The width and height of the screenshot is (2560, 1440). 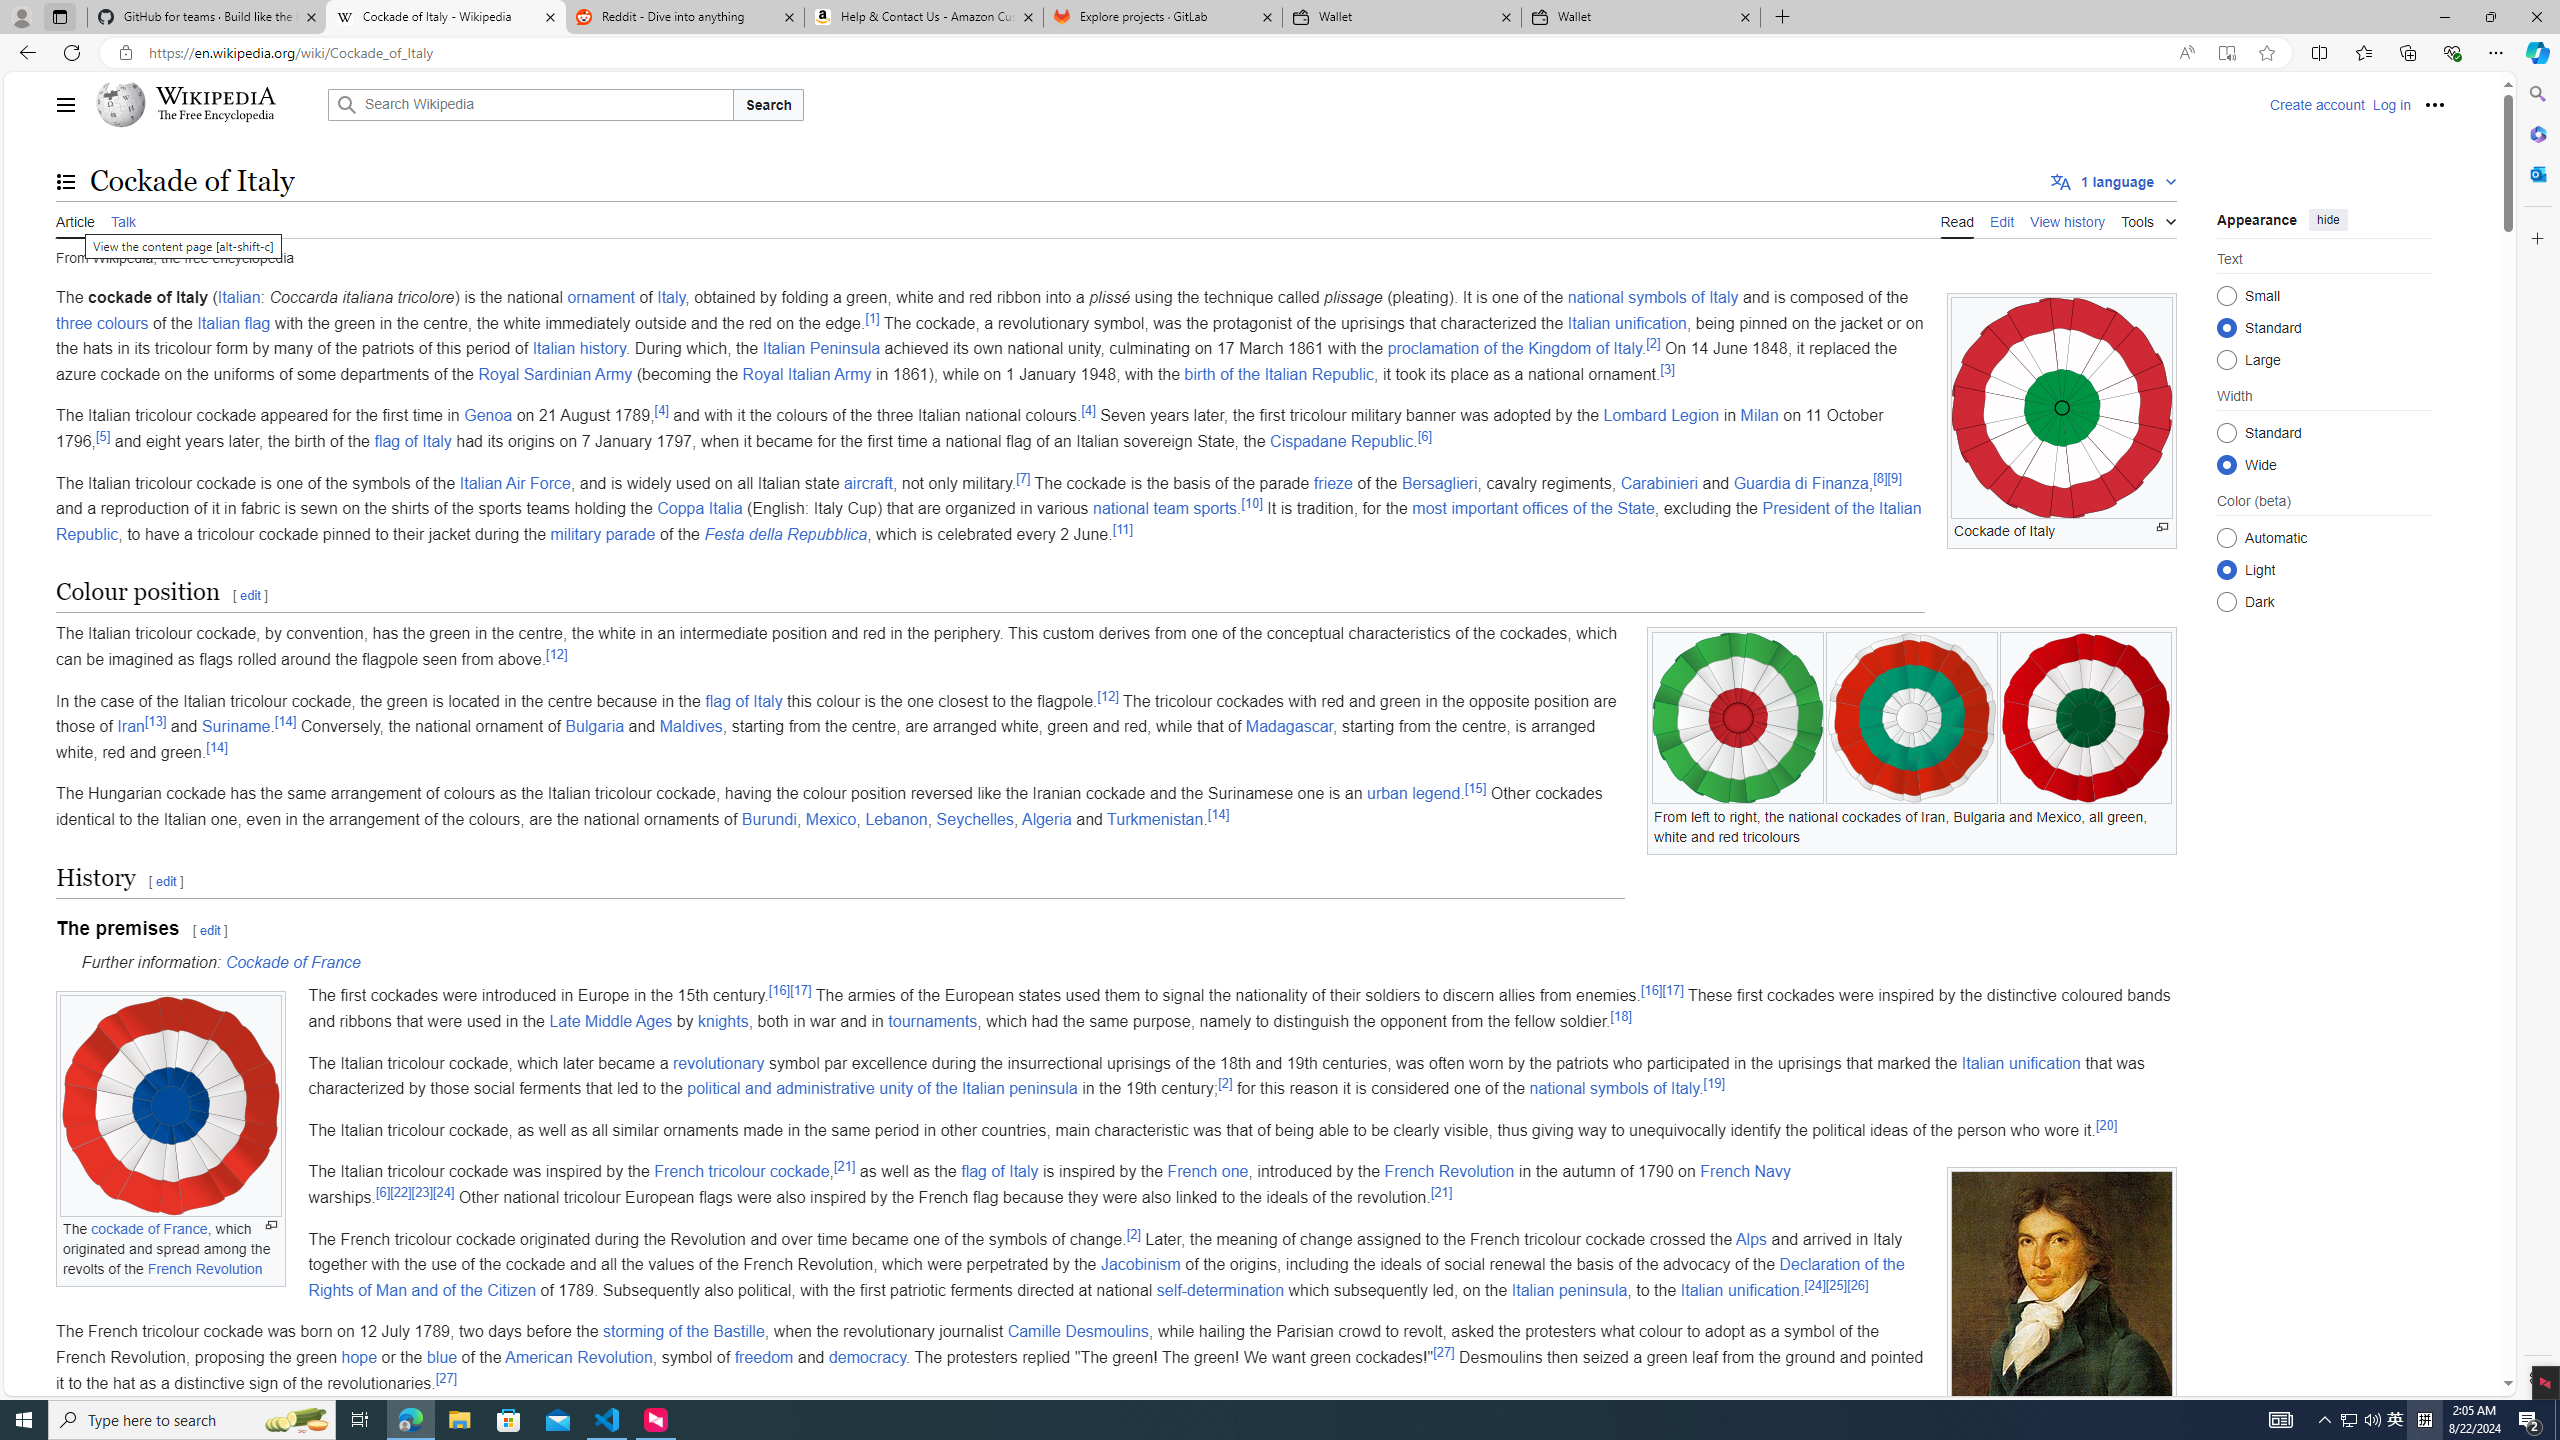 What do you see at coordinates (74, 219) in the screenshot?
I see `'Article'` at bounding box center [74, 219].